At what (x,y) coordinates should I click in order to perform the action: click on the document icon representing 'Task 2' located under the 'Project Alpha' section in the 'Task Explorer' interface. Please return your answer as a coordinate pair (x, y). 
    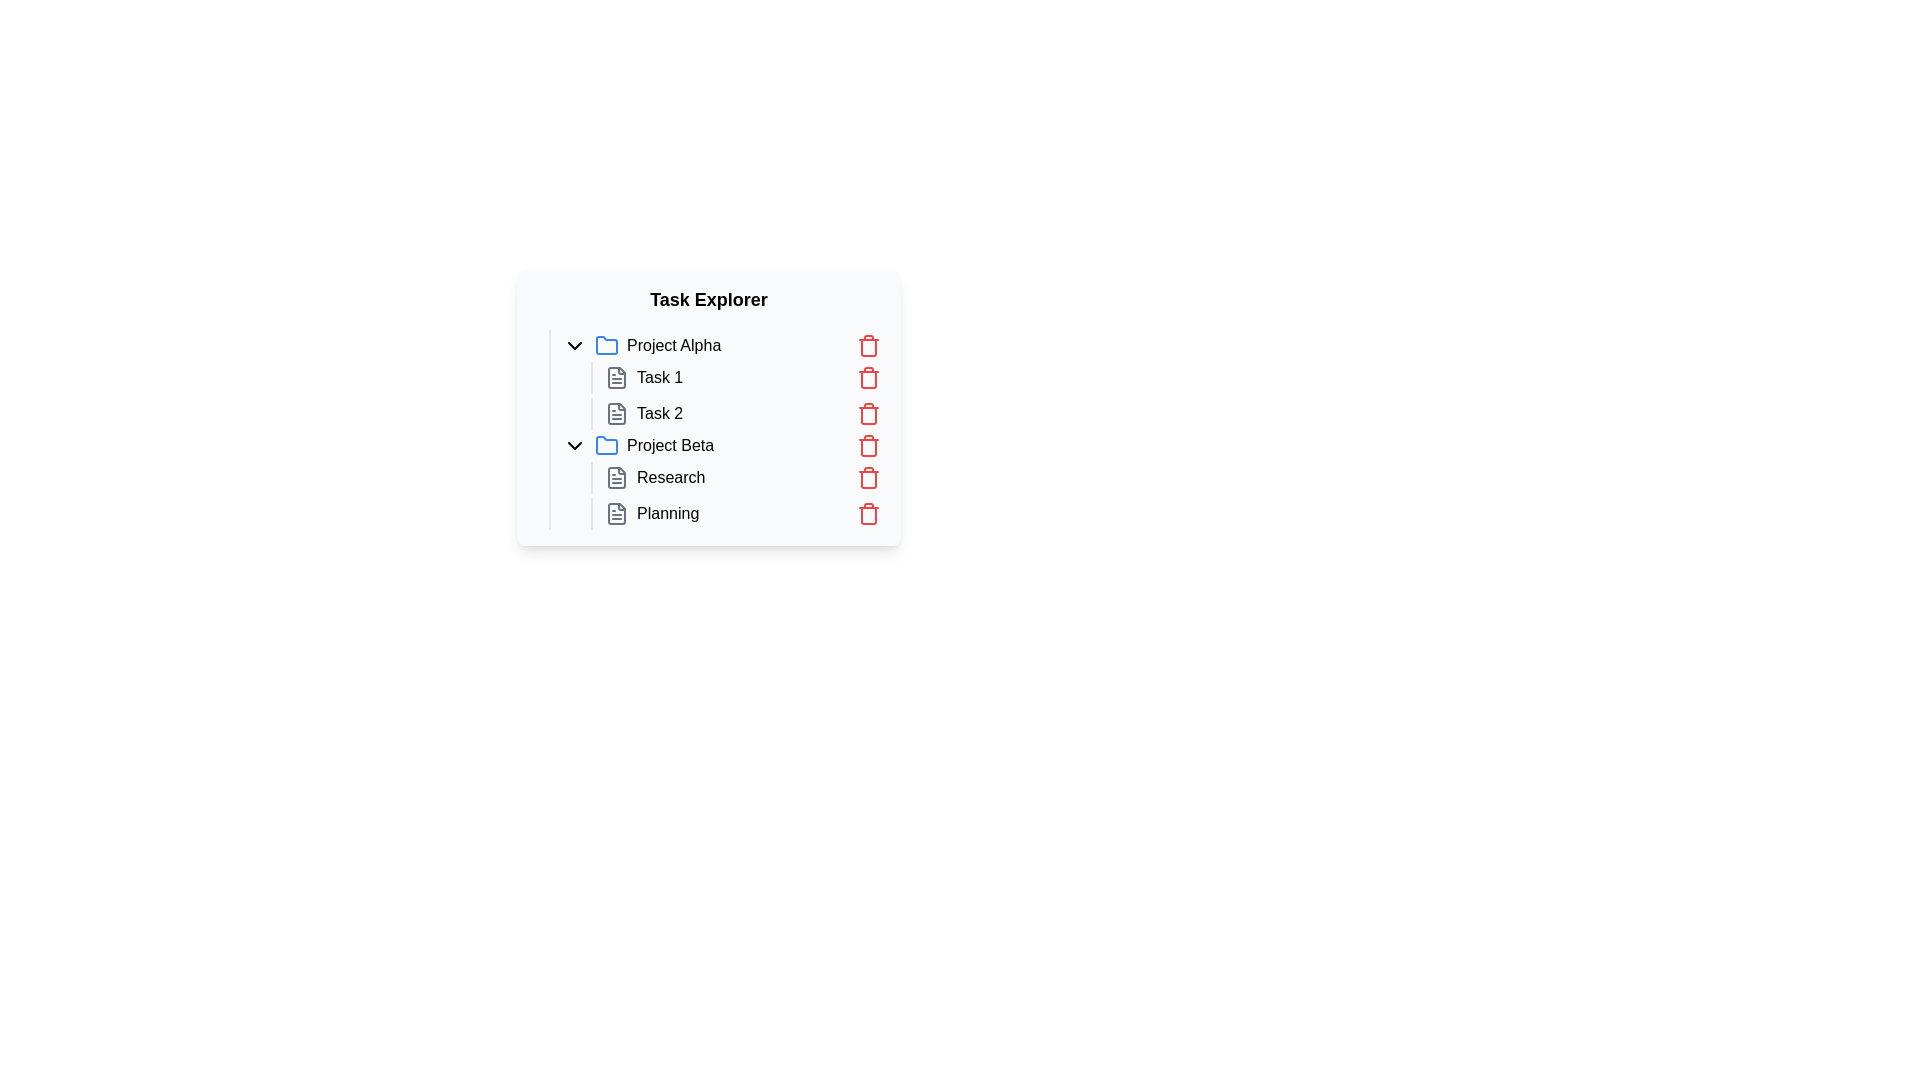
    Looking at the image, I should click on (616, 412).